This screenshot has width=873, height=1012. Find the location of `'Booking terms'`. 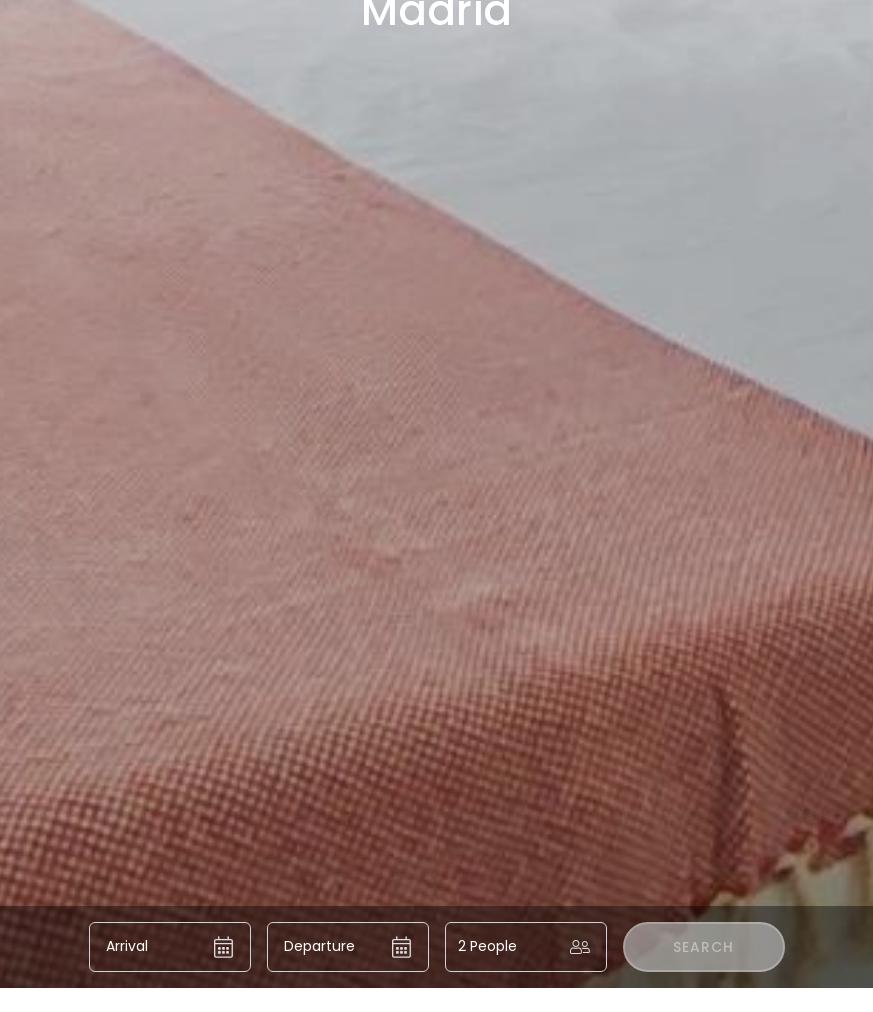

'Booking terms' is located at coordinates (566, 989).